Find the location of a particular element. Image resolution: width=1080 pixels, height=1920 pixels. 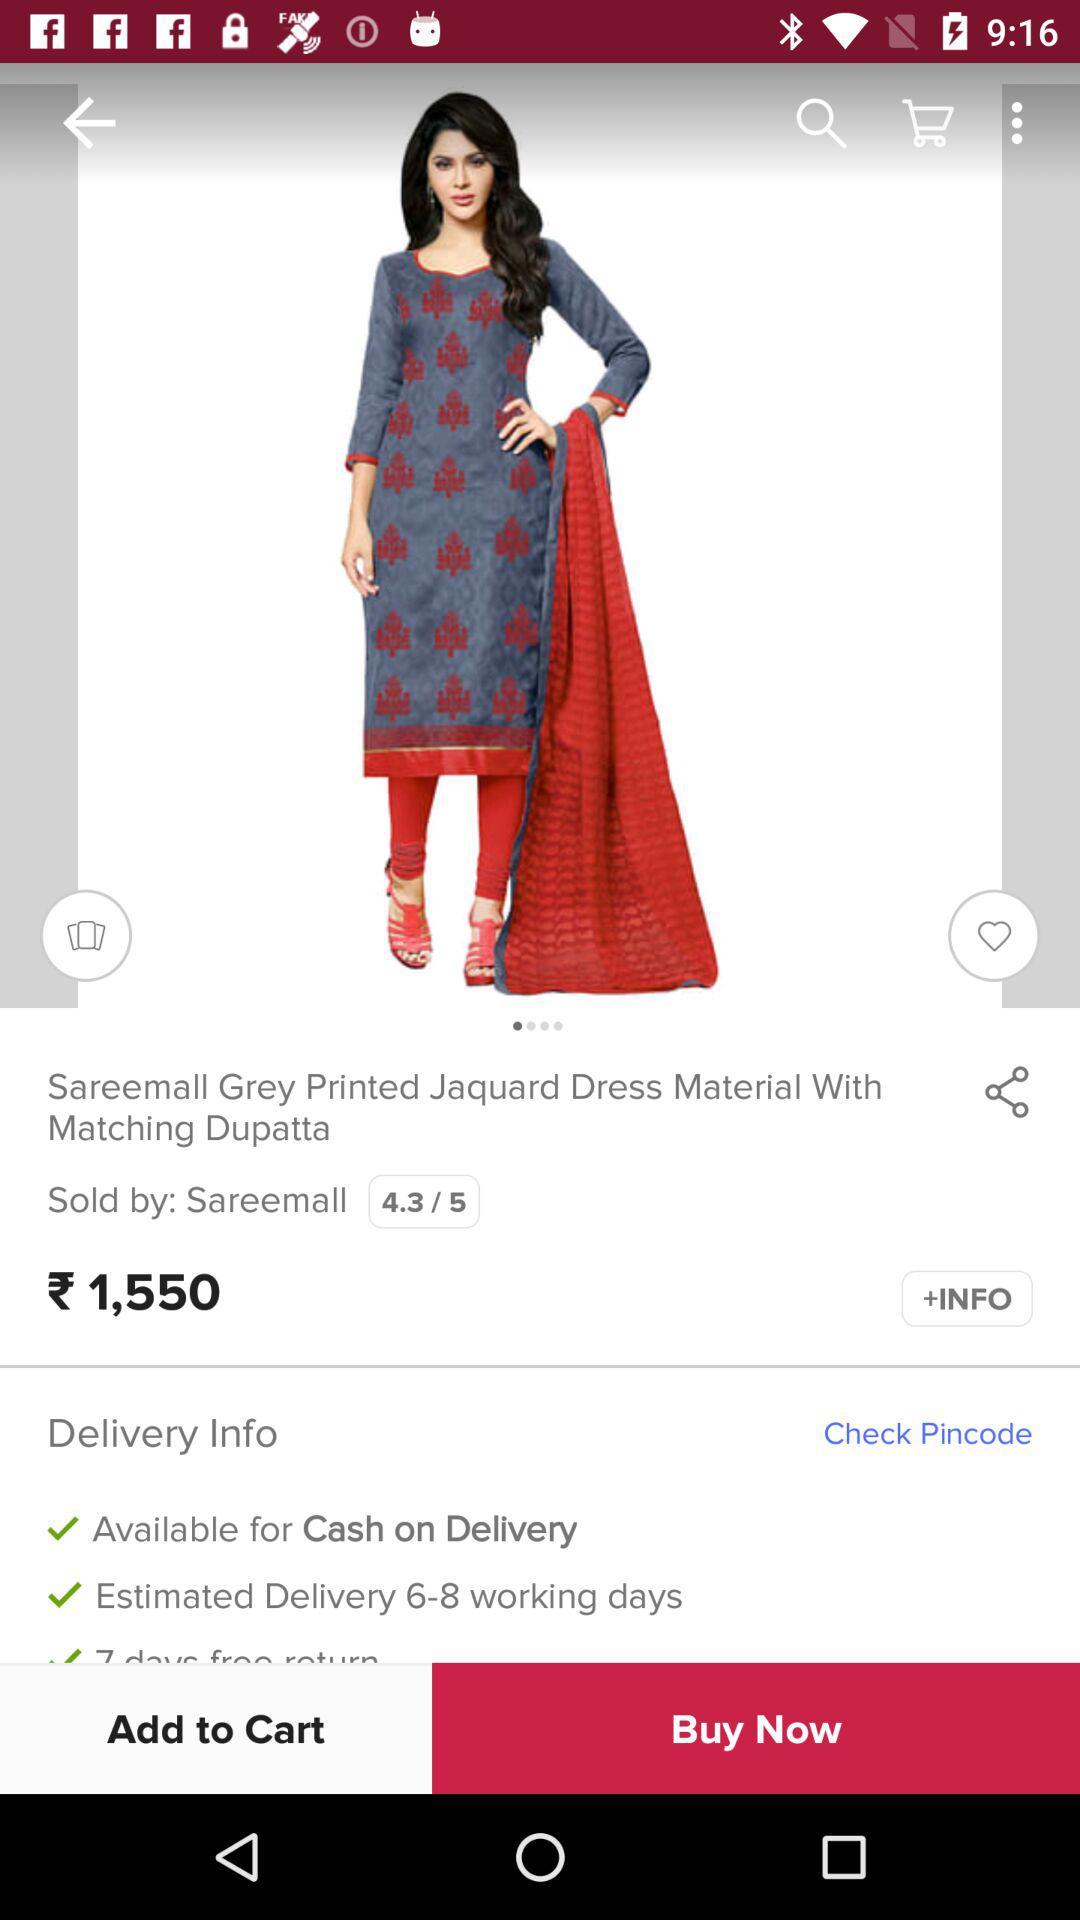

the favorite icon is located at coordinates (994, 934).